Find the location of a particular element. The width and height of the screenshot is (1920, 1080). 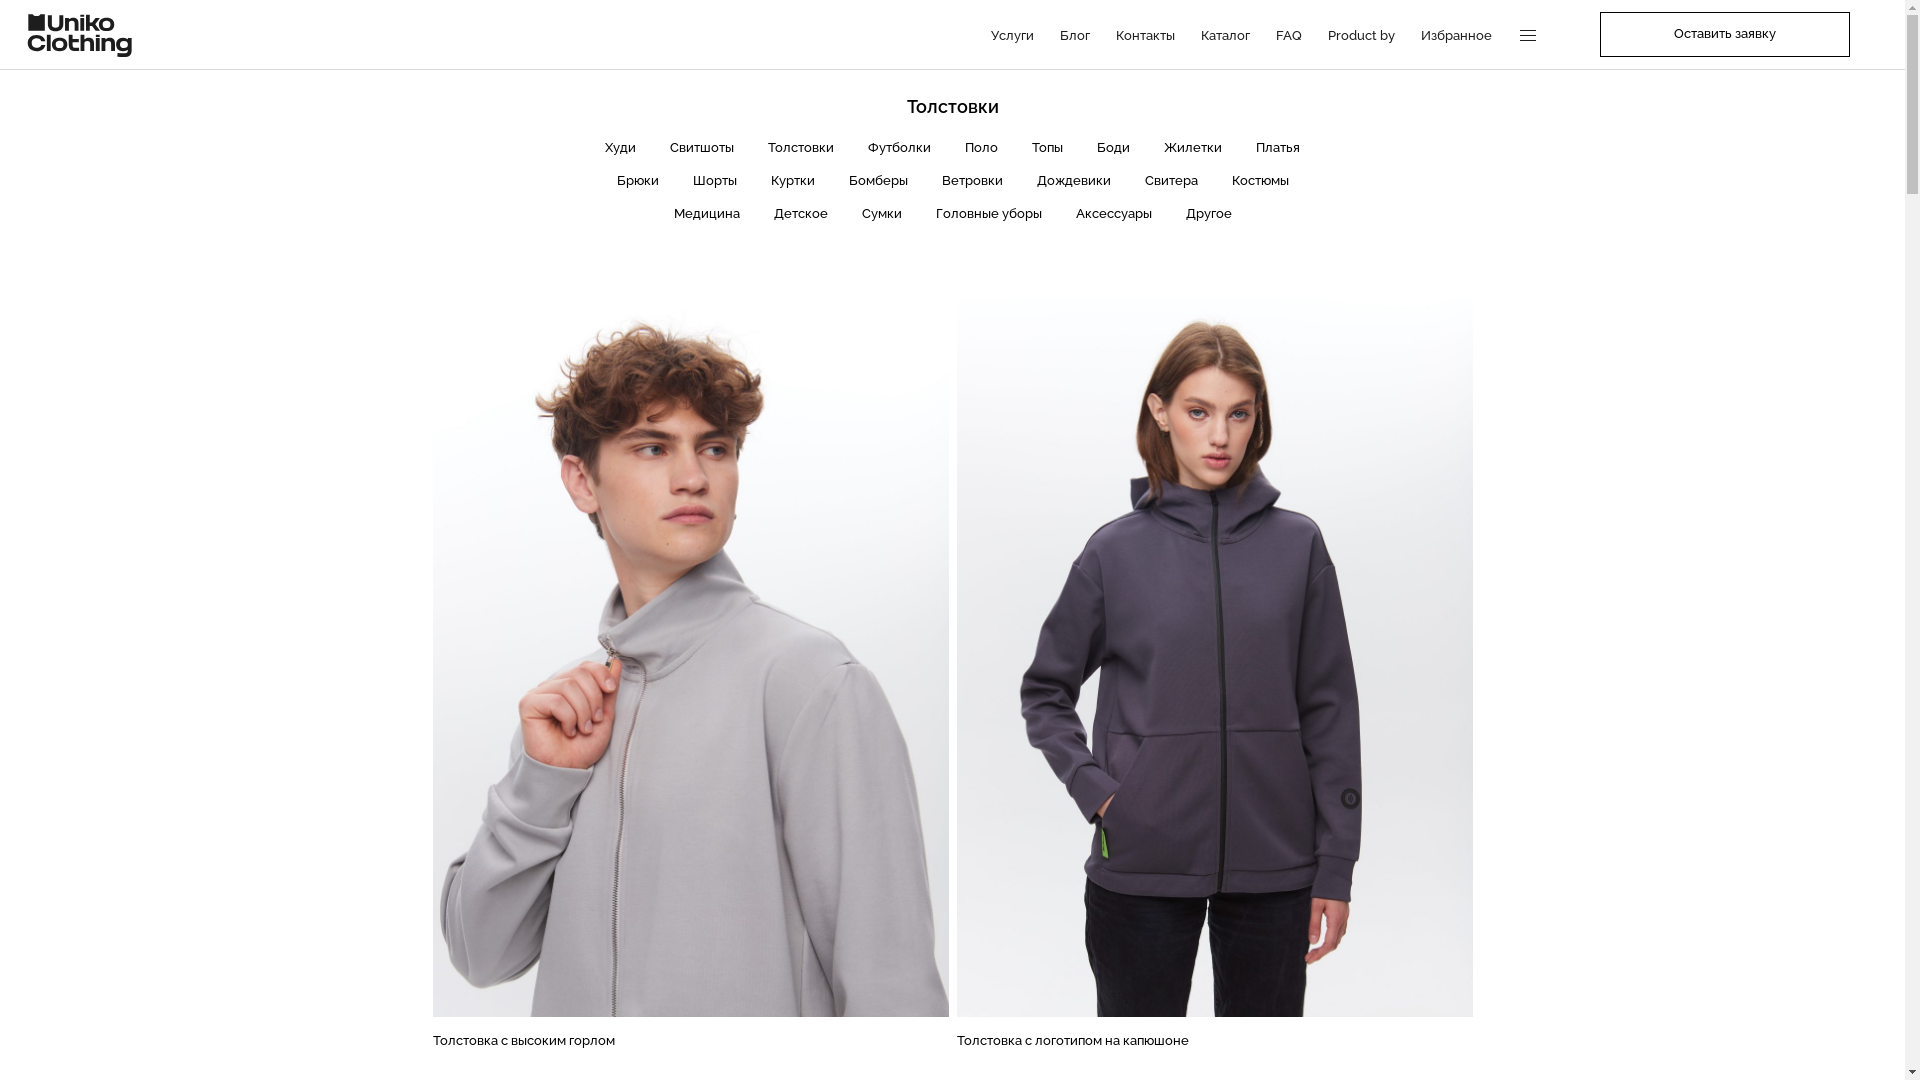

'FAQ' is located at coordinates (1289, 34).